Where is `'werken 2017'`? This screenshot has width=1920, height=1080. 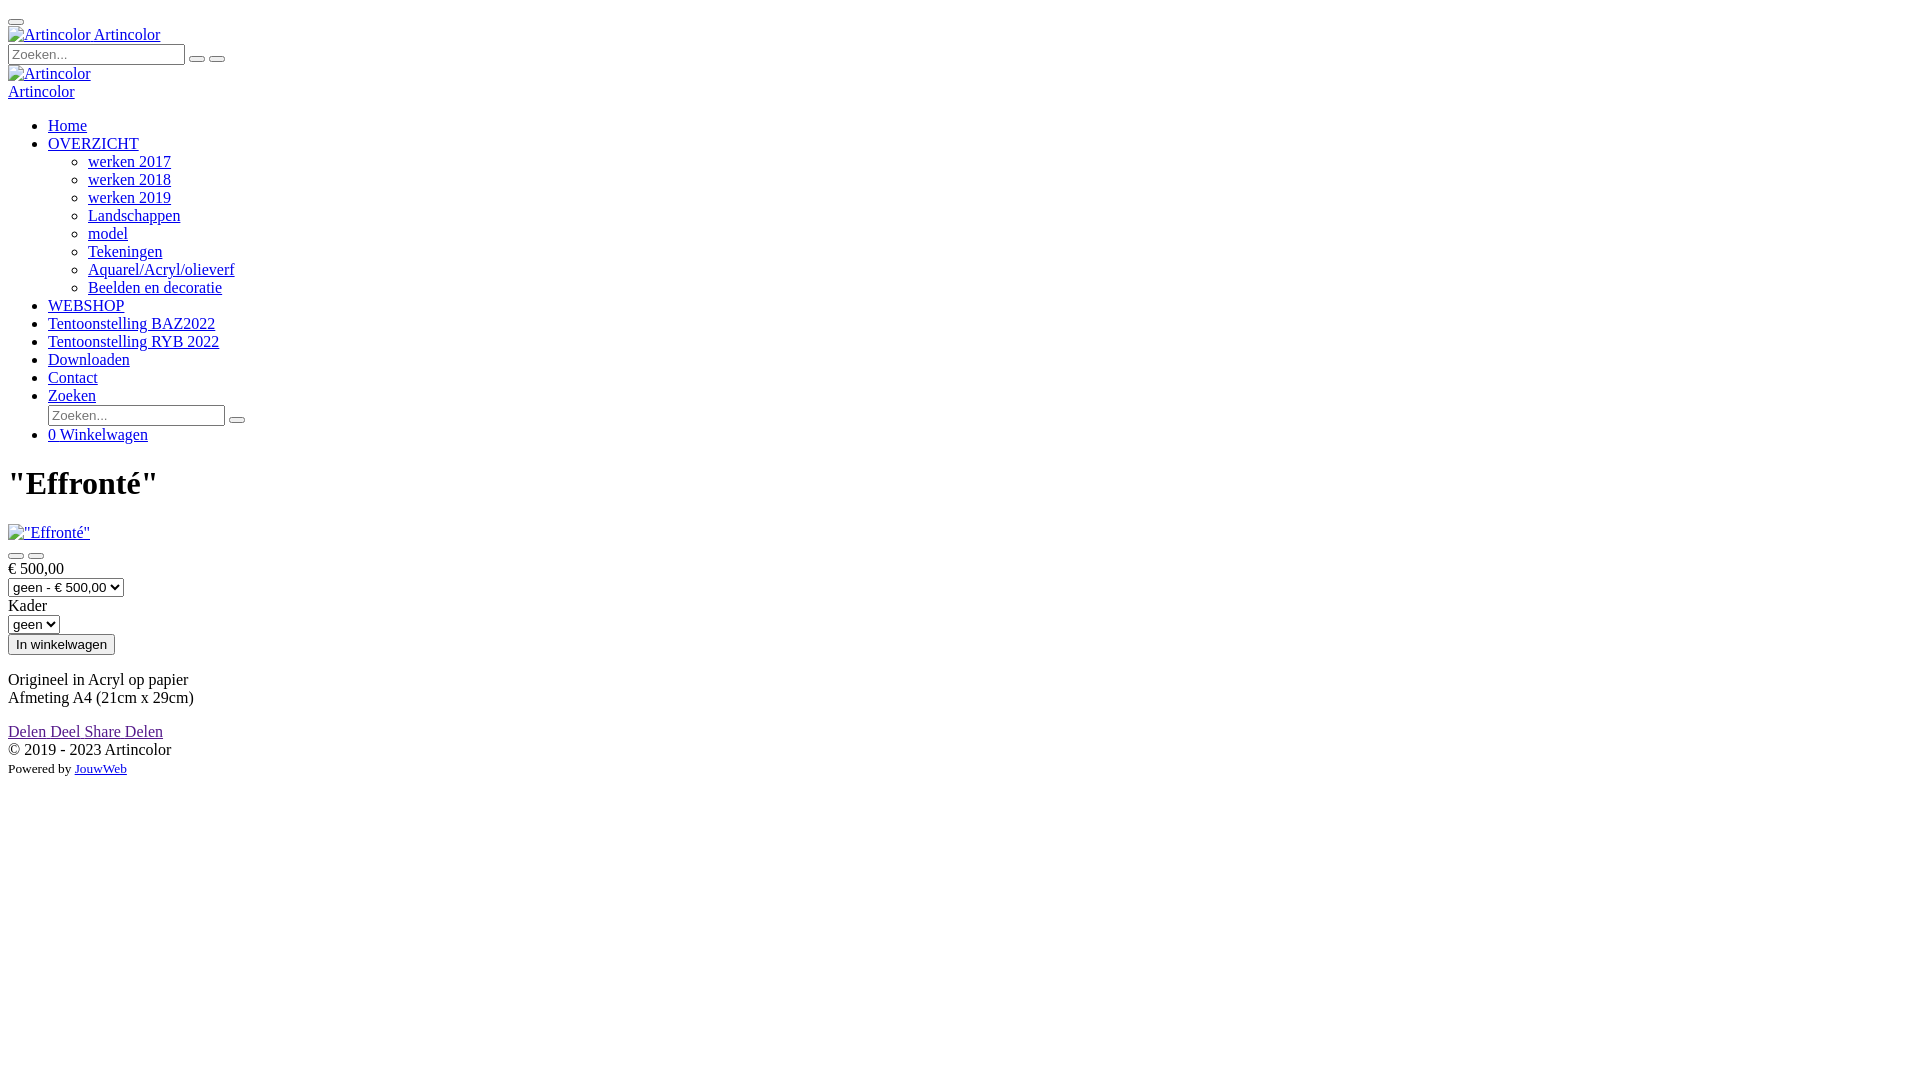
'werken 2017' is located at coordinates (128, 160).